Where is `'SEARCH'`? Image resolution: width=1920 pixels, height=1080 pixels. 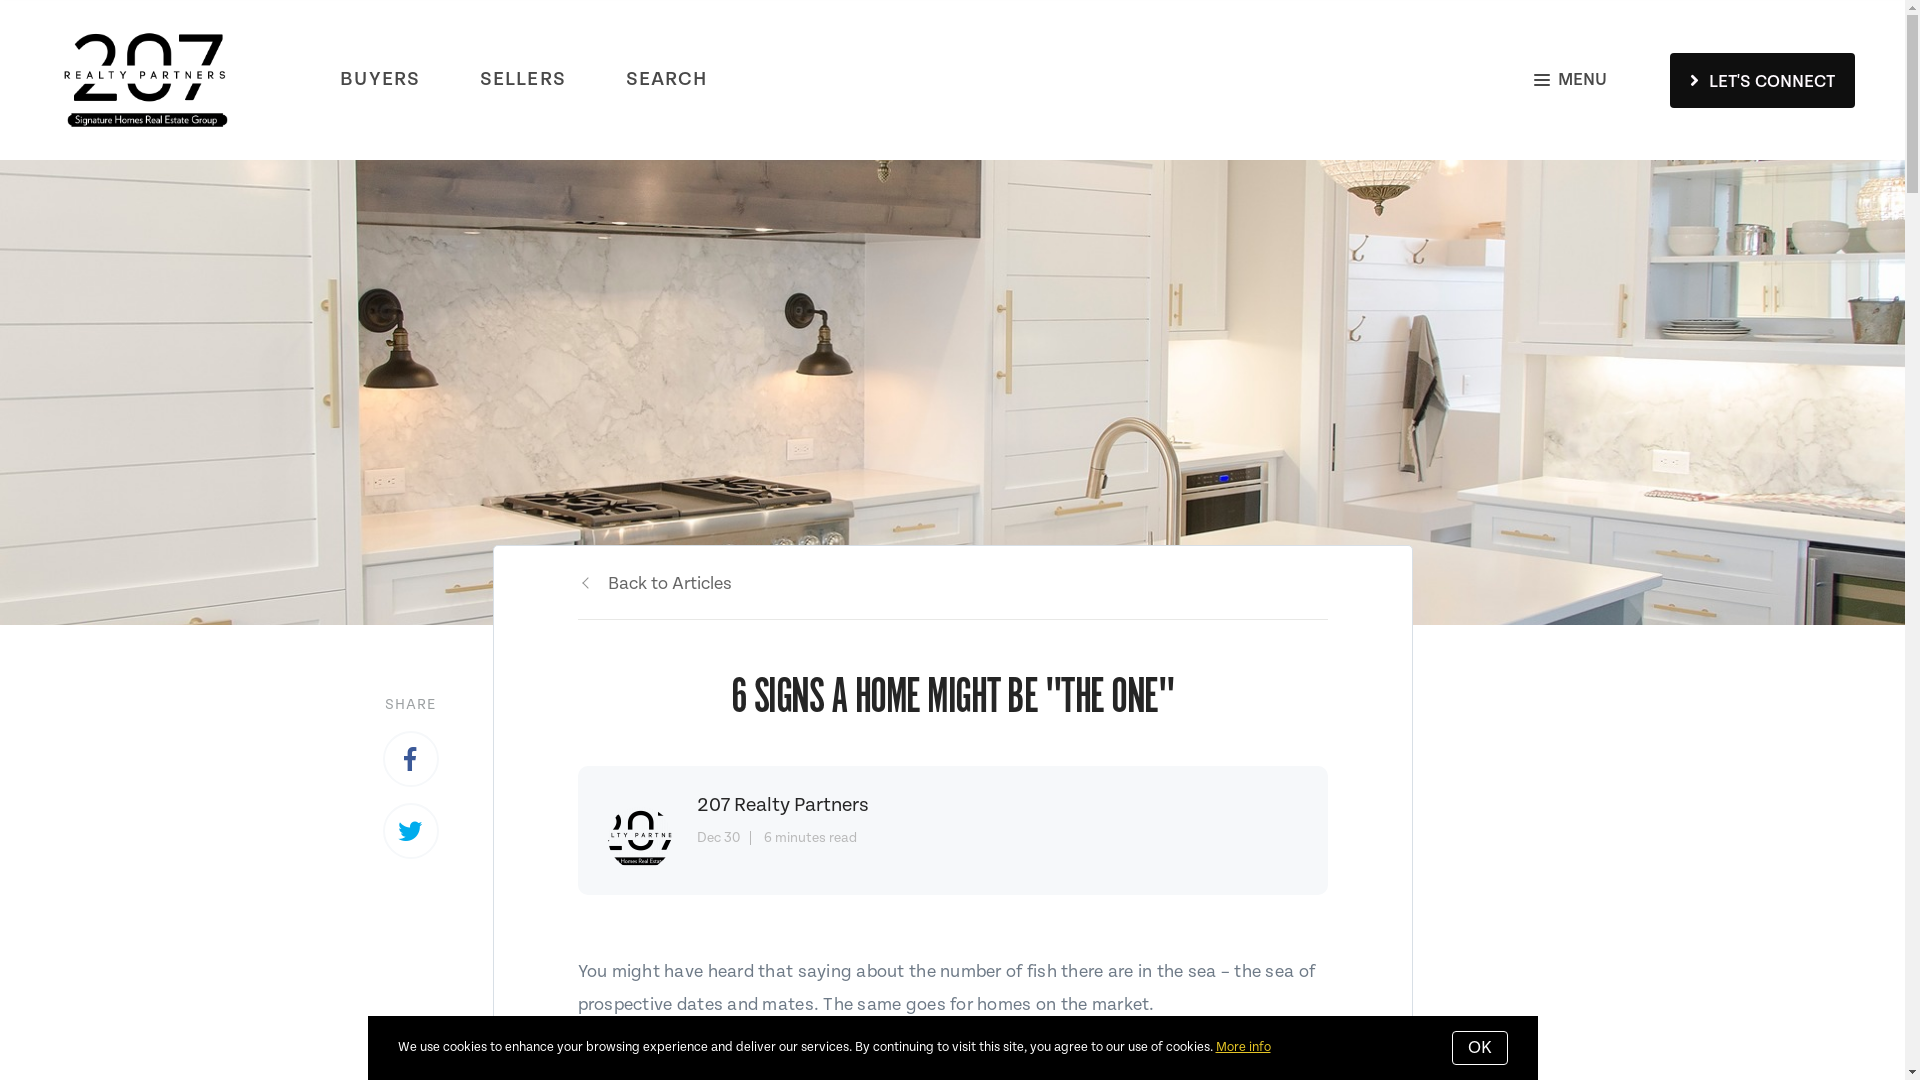 'SEARCH' is located at coordinates (624, 79).